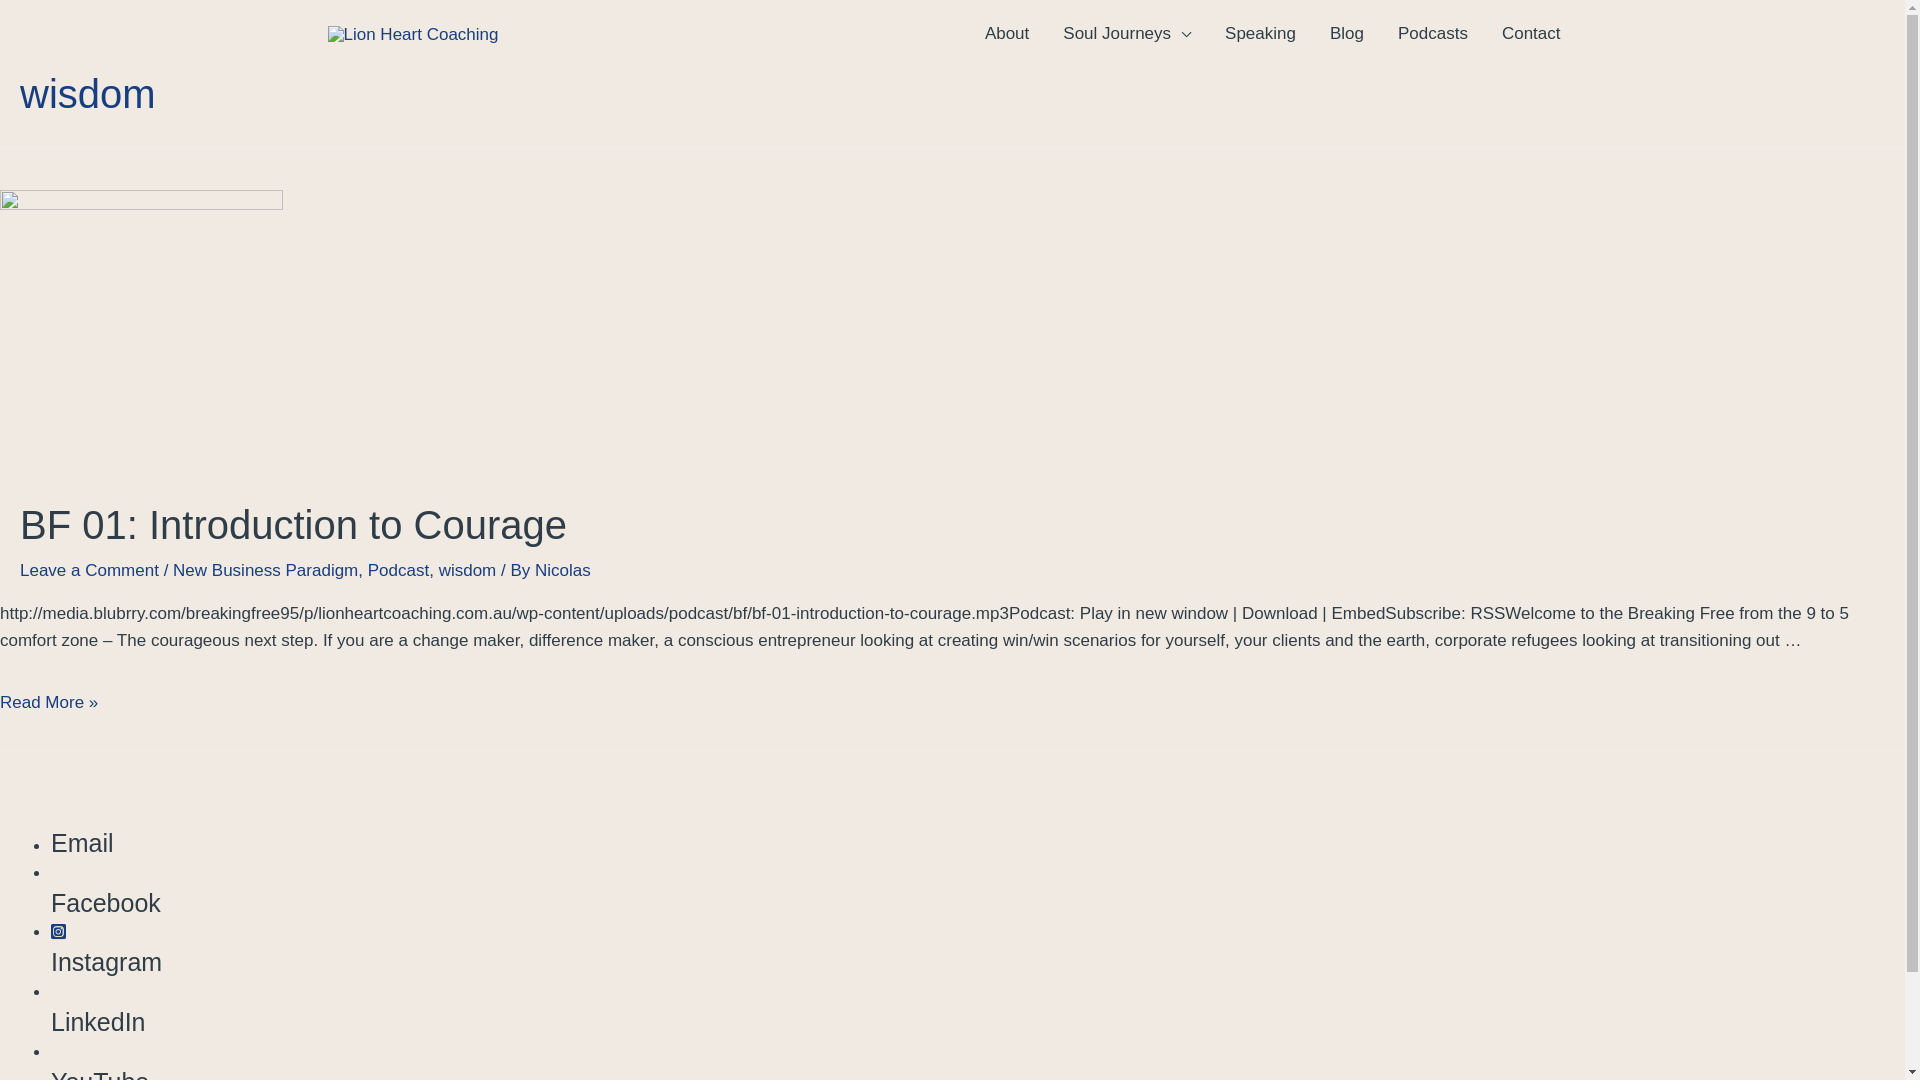  Describe the element at coordinates (1432, 34) in the screenshot. I see `'Podcasts'` at that location.